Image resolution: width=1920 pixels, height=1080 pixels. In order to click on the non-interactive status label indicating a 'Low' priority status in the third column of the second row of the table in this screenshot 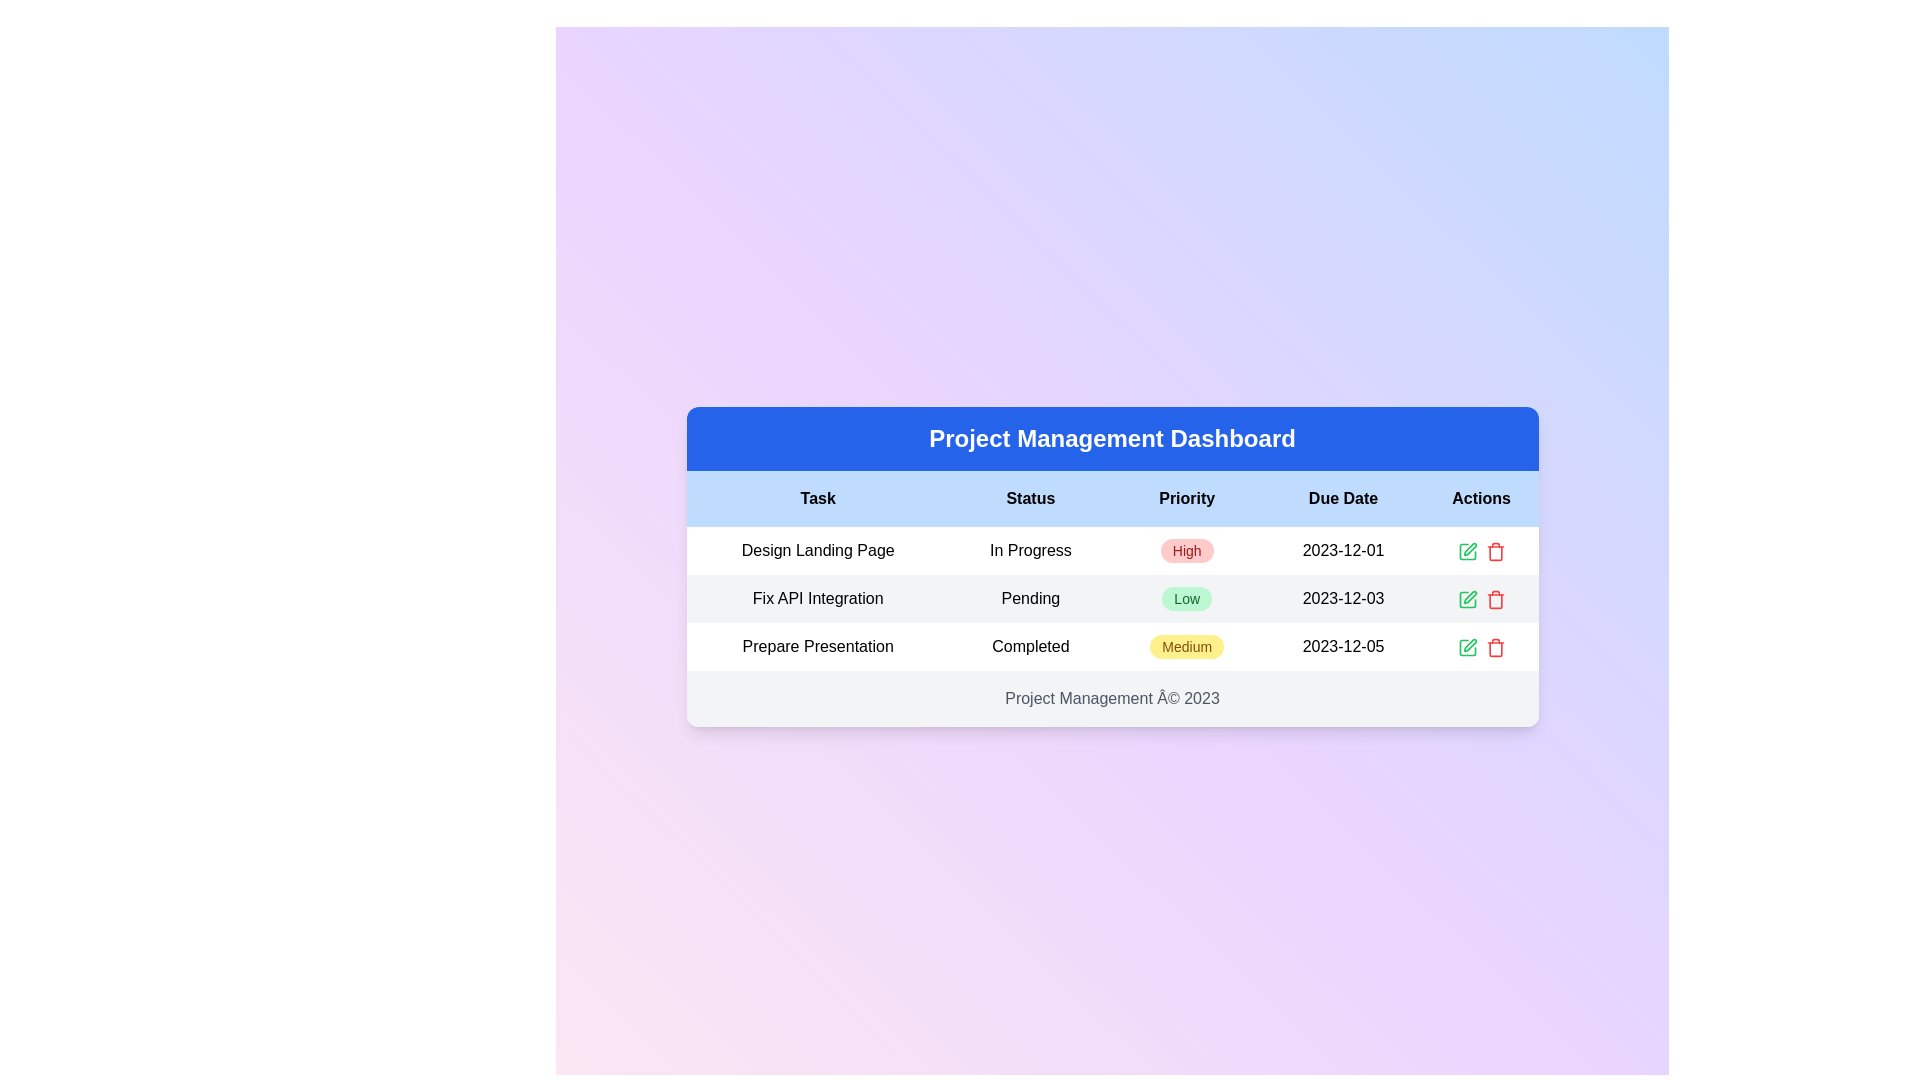, I will do `click(1187, 597)`.